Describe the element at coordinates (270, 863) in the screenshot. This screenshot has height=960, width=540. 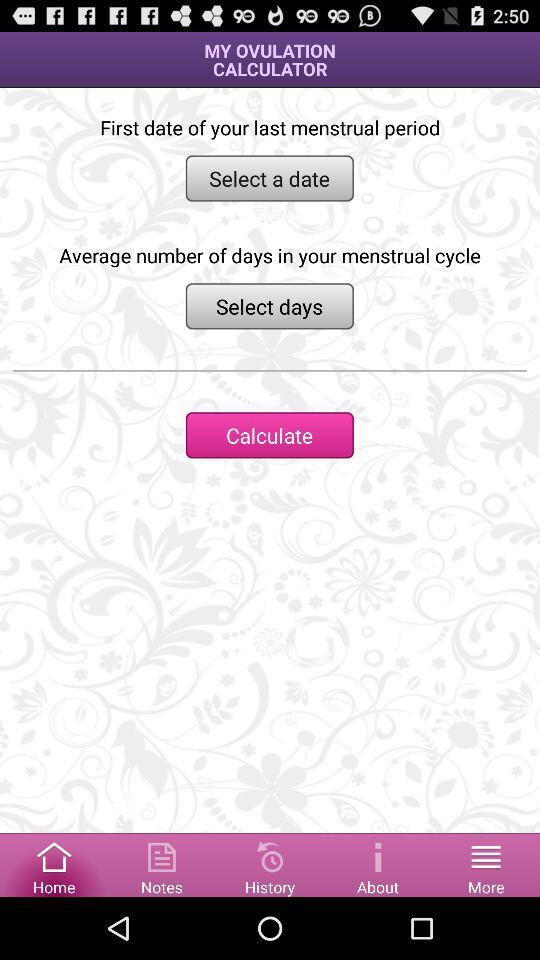
I see `history` at that location.